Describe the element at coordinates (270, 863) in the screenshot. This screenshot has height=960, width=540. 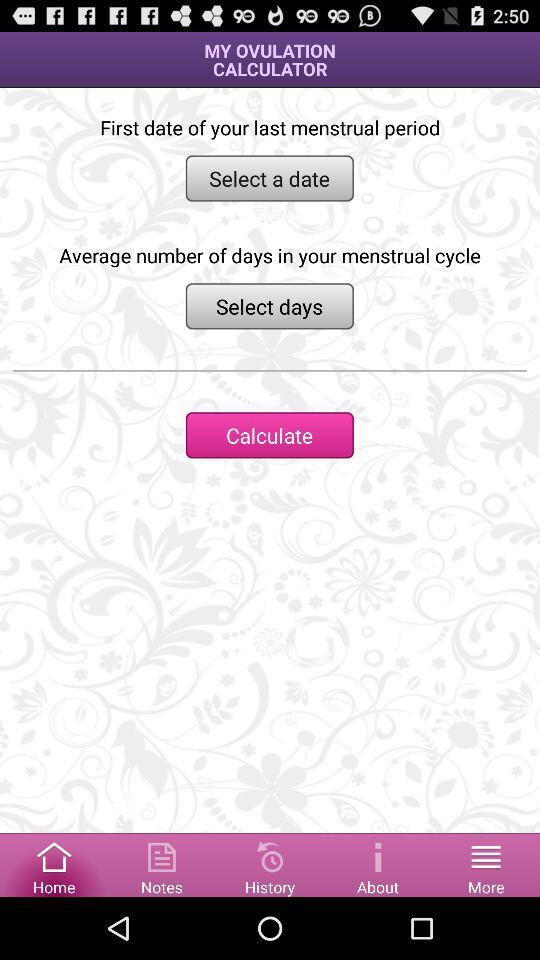
I see `history` at that location.